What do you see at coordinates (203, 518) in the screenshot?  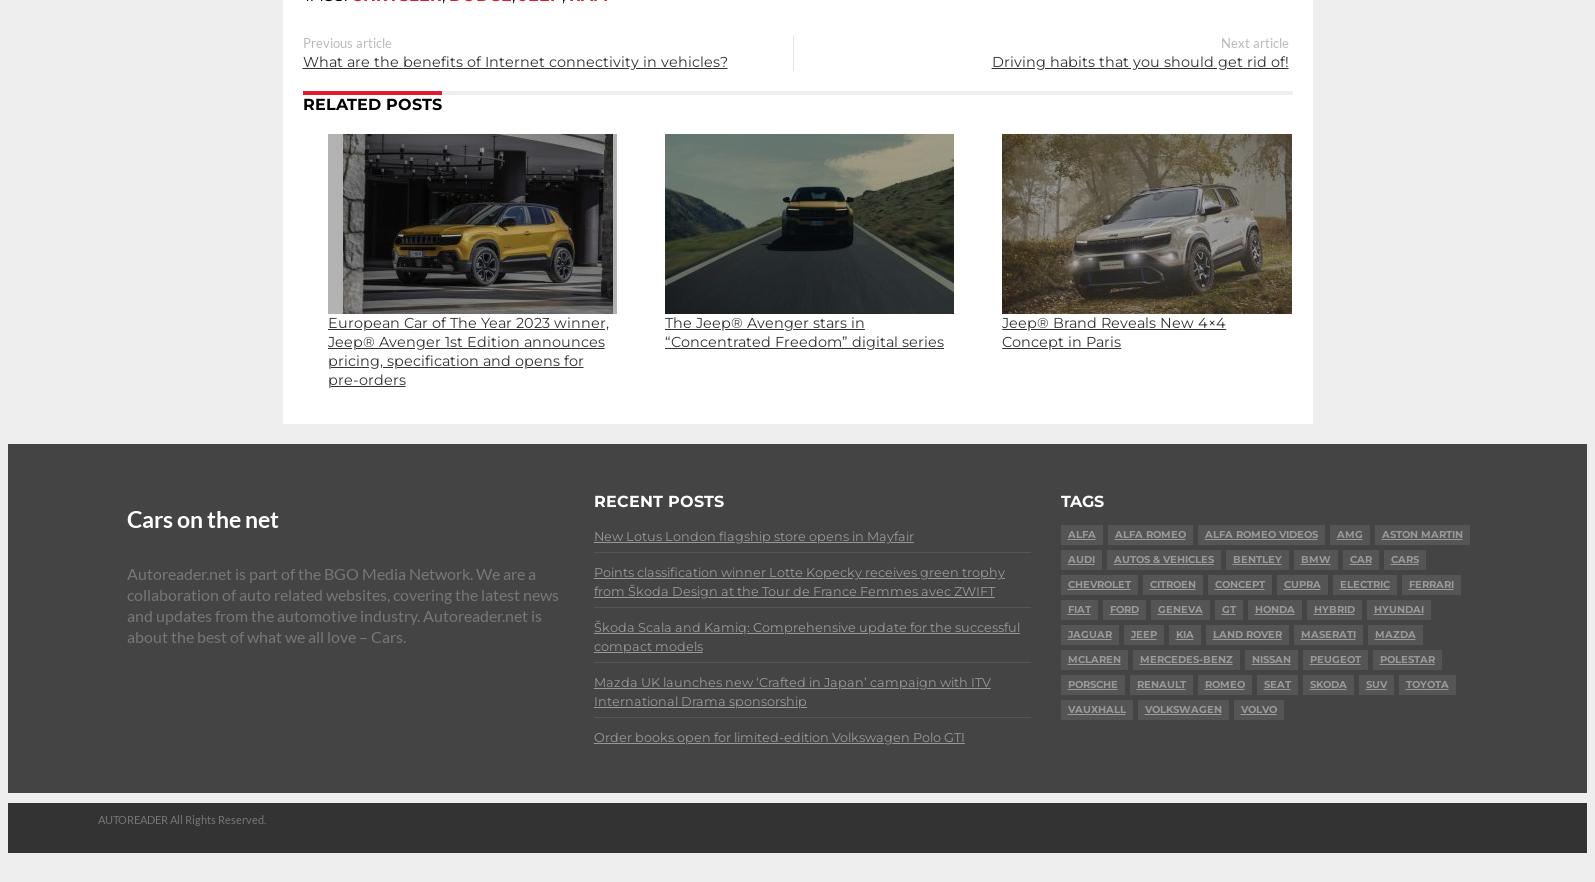 I see `'Cars on the net'` at bounding box center [203, 518].